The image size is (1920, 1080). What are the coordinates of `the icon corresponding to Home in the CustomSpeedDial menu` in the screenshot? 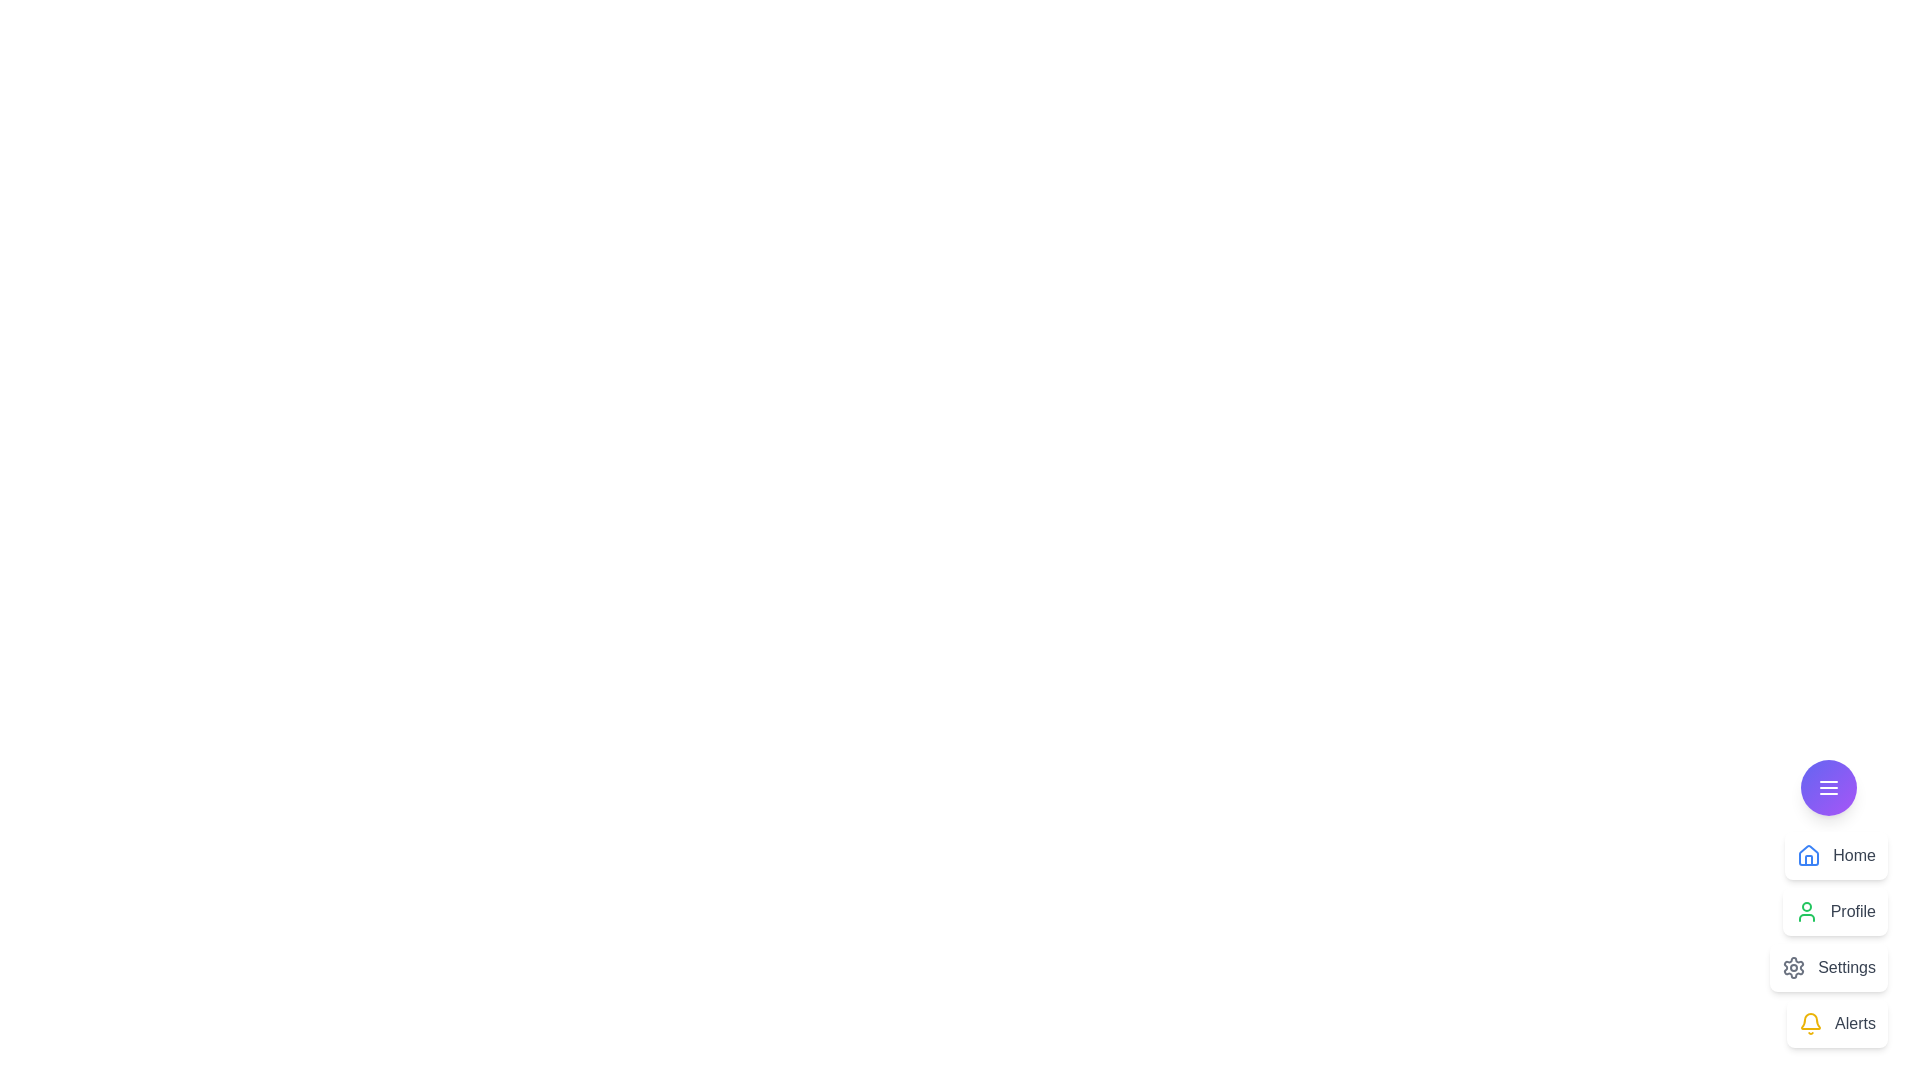 It's located at (1809, 855).